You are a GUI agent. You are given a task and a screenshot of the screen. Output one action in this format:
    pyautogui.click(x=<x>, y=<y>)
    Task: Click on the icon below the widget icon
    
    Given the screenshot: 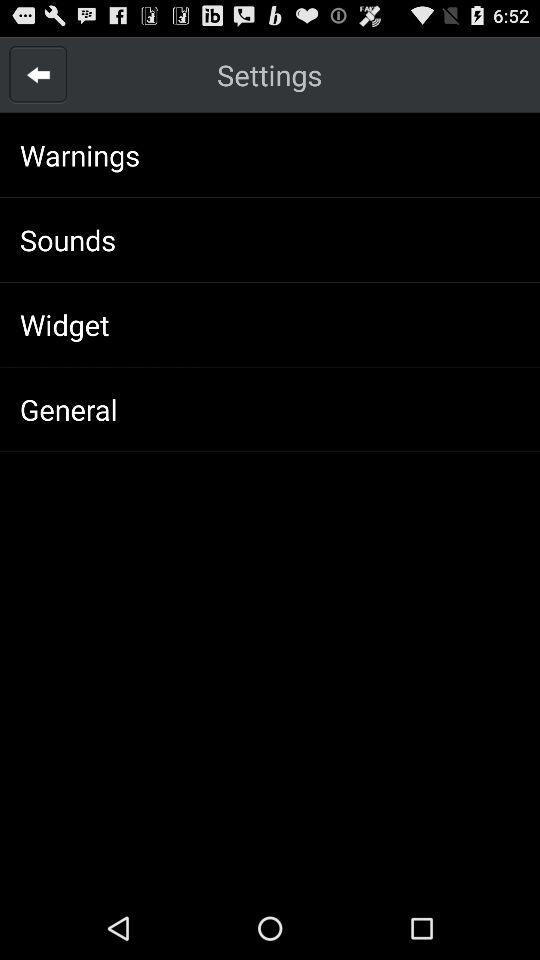 What is the action you would take?
    pyautogui.click(x=67, y=408)
    